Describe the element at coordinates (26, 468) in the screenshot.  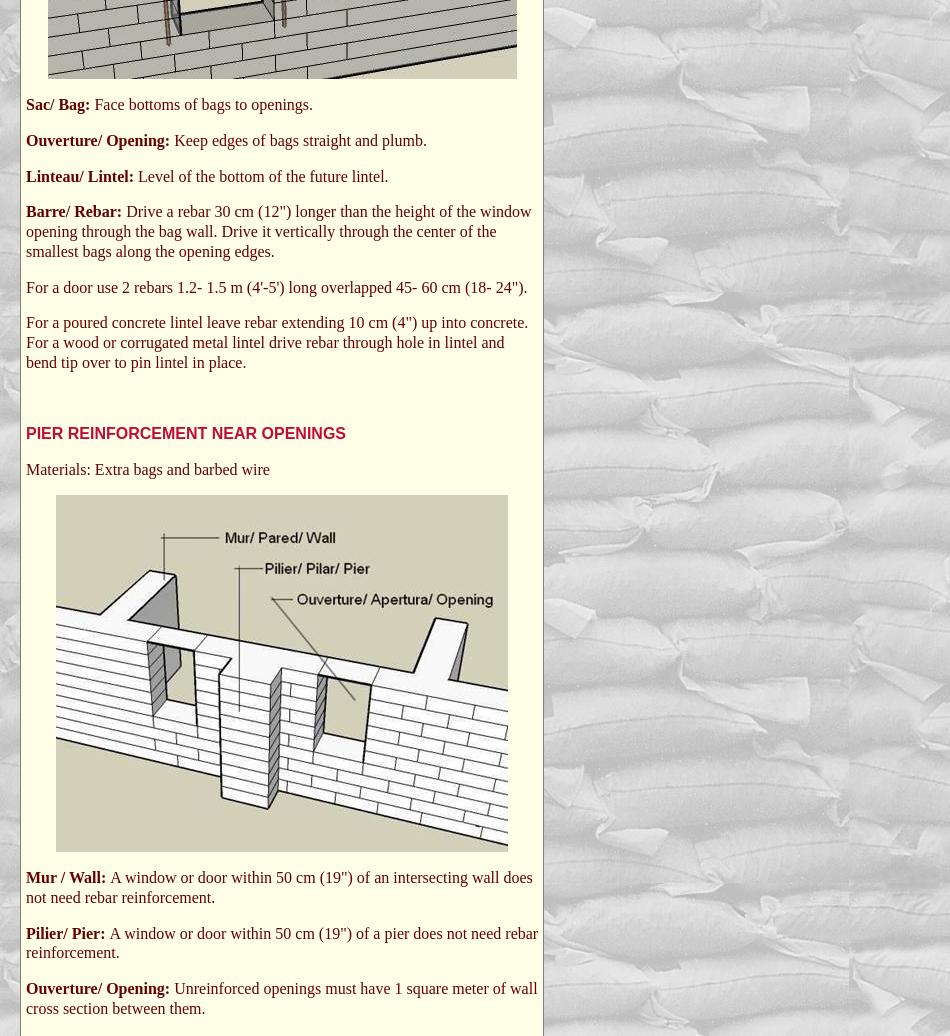
I see `'Materials: Extra bags and barbed wire'` at that location.